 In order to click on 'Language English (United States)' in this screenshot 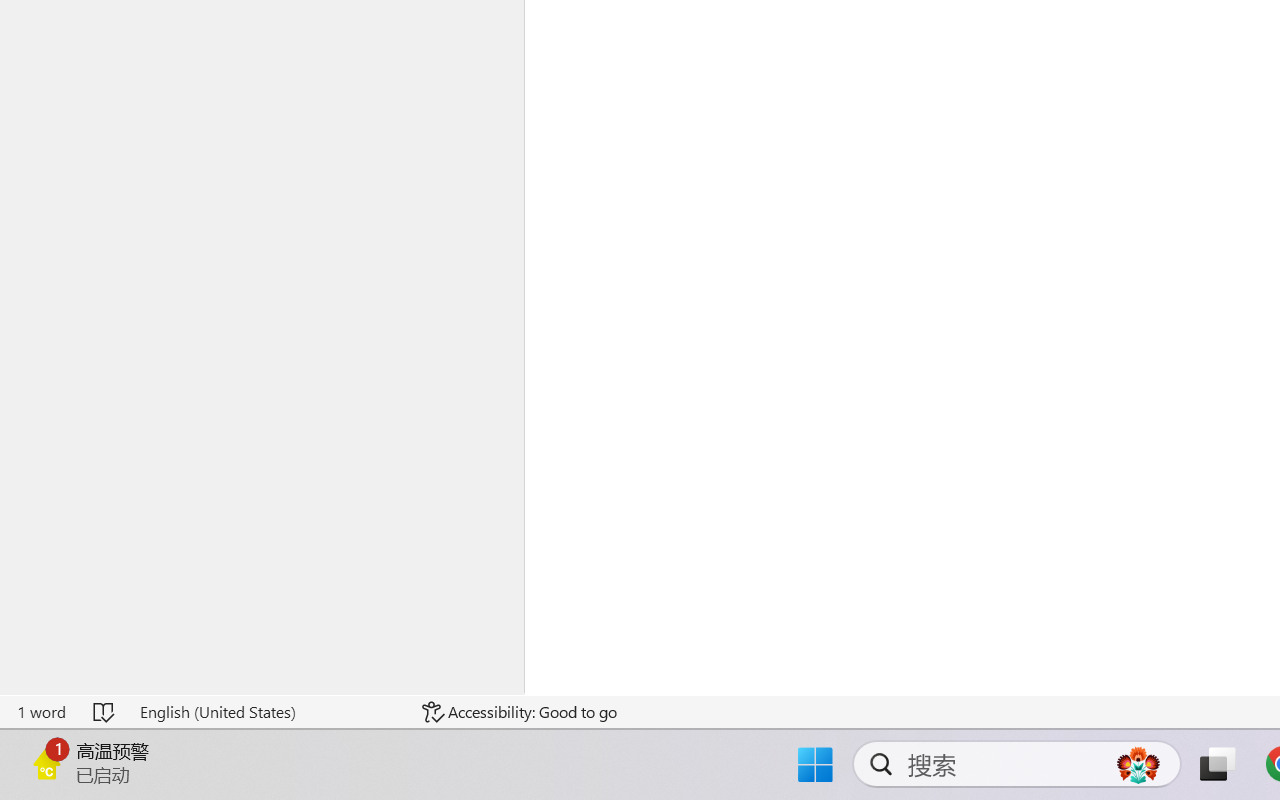, I will do `click(266, 711)`.